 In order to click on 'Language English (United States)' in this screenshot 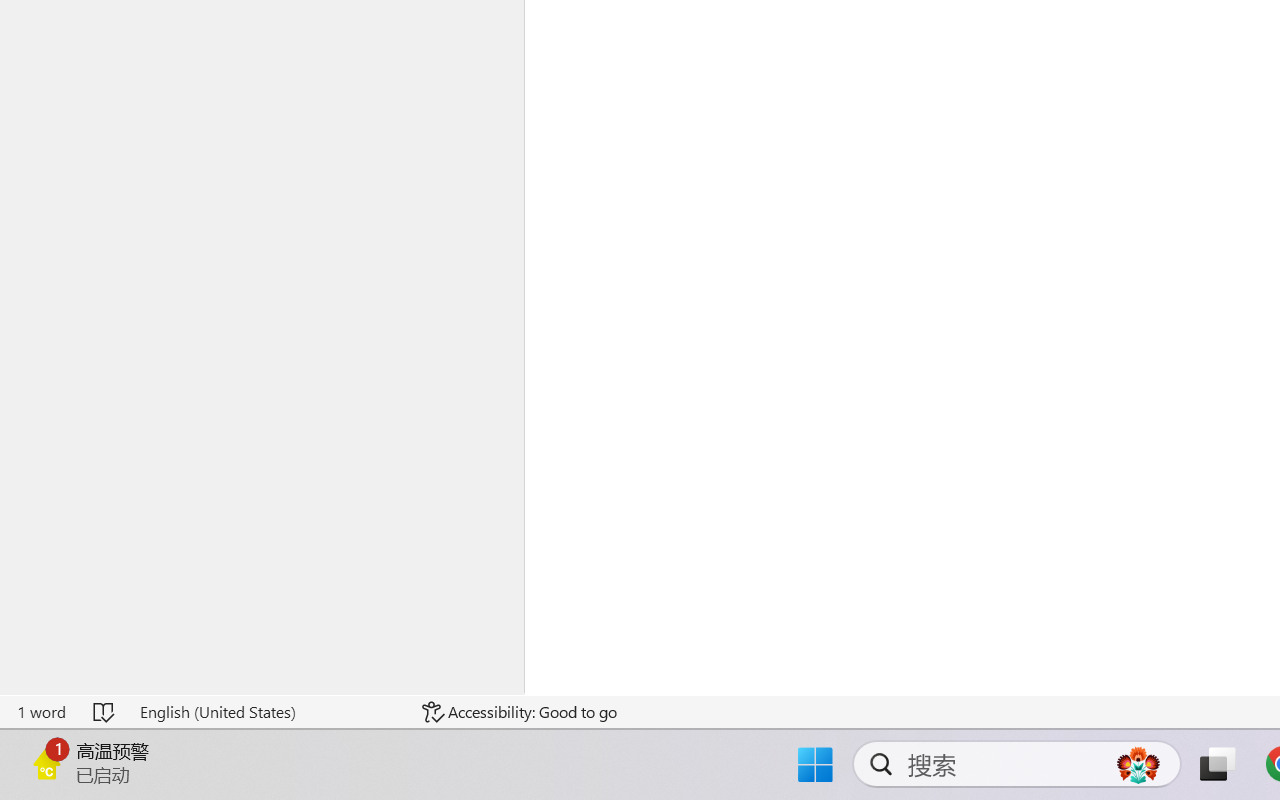, I will do `click(266, 711)`.